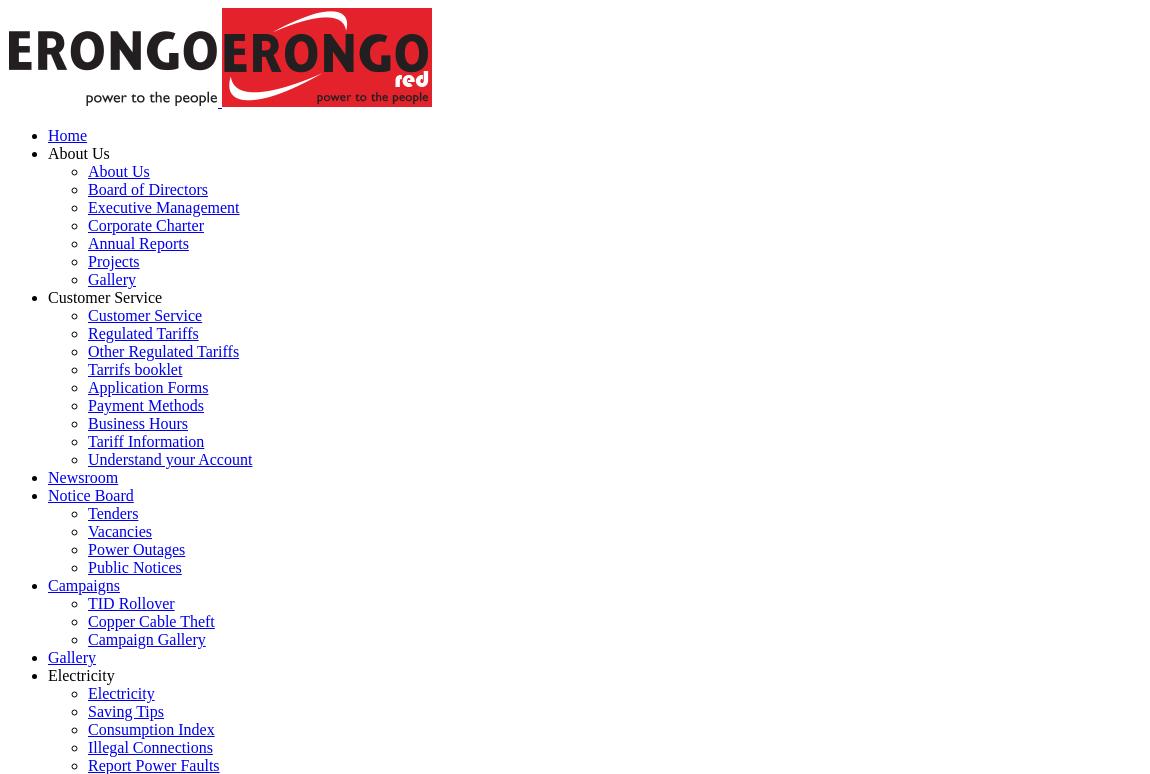  Describe the element at coordinates (86, 423) in the screenshot. I see `'Business Hours'` at that location.